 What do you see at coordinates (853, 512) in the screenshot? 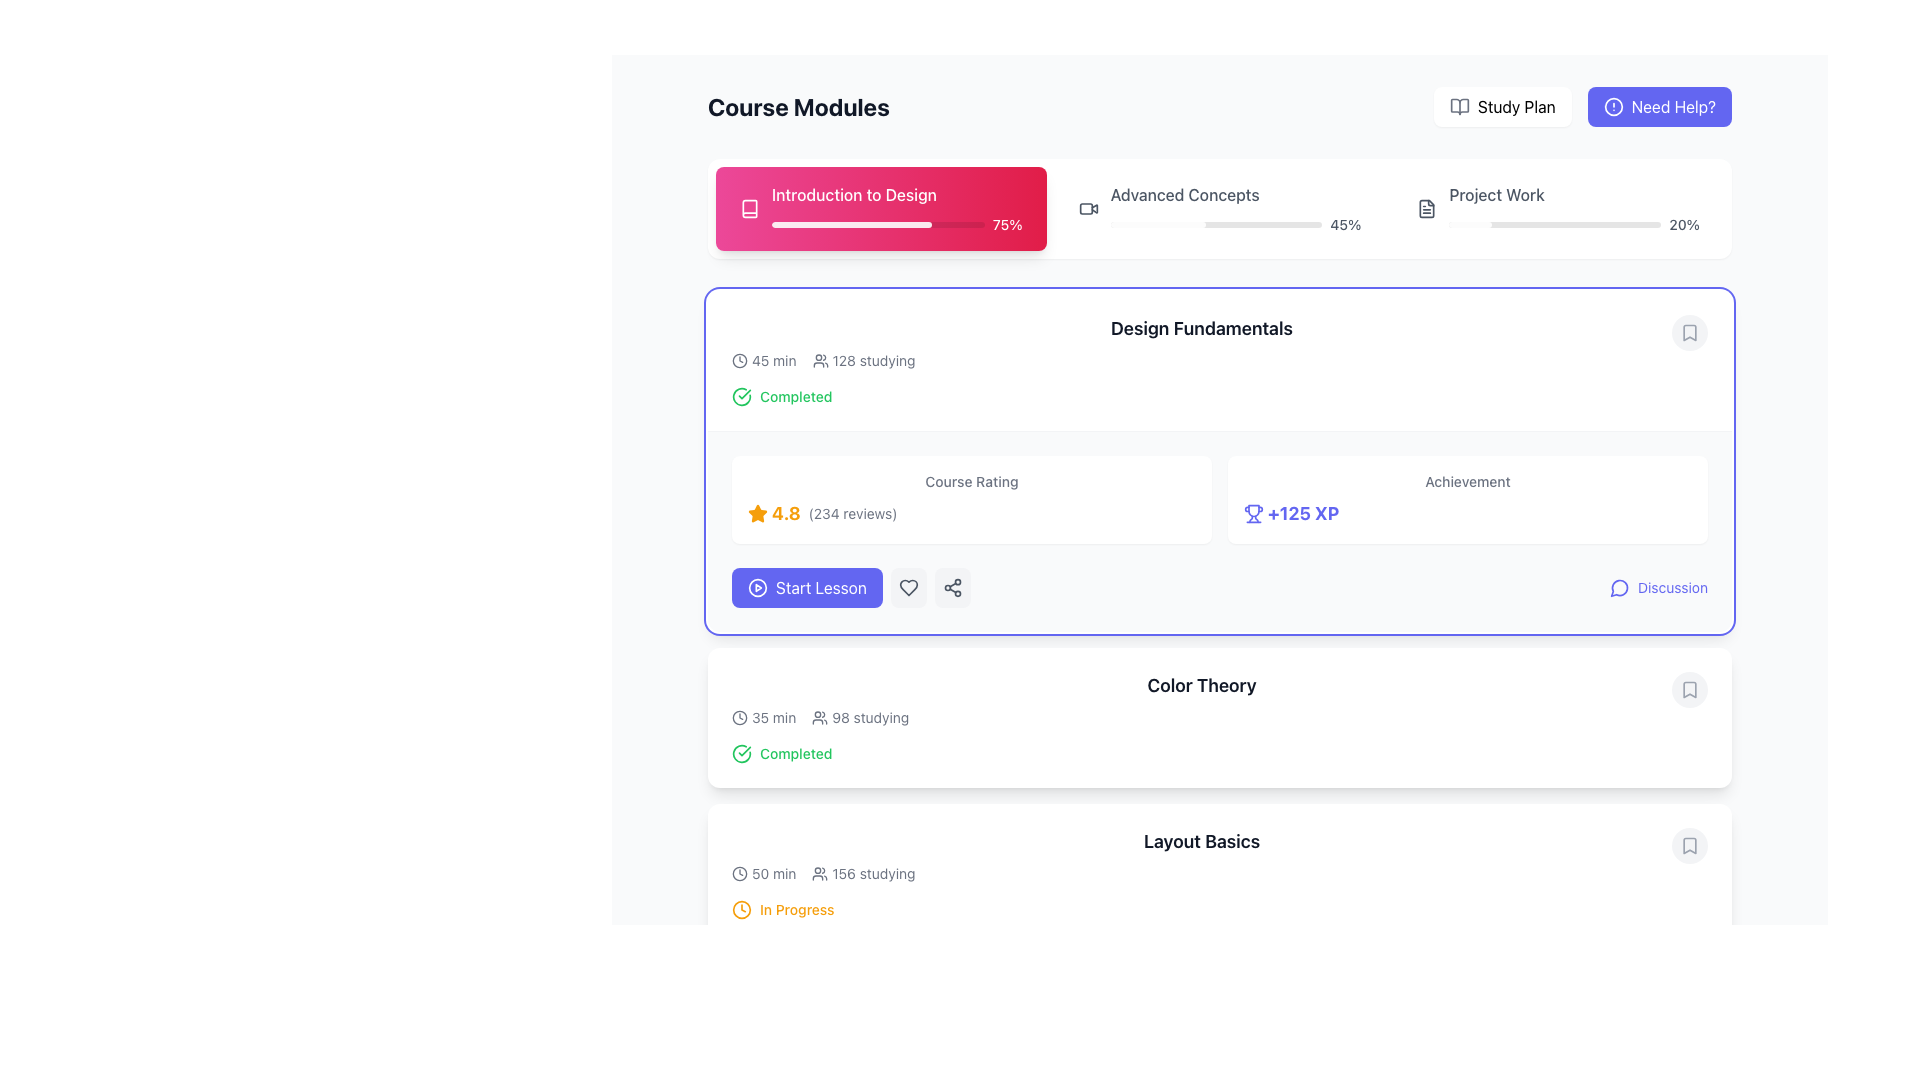
I see `the Text Label indicating the total number of reviews for the course rating, positioned to the right of the '4.8' rating` at bounding box center [853, 512].